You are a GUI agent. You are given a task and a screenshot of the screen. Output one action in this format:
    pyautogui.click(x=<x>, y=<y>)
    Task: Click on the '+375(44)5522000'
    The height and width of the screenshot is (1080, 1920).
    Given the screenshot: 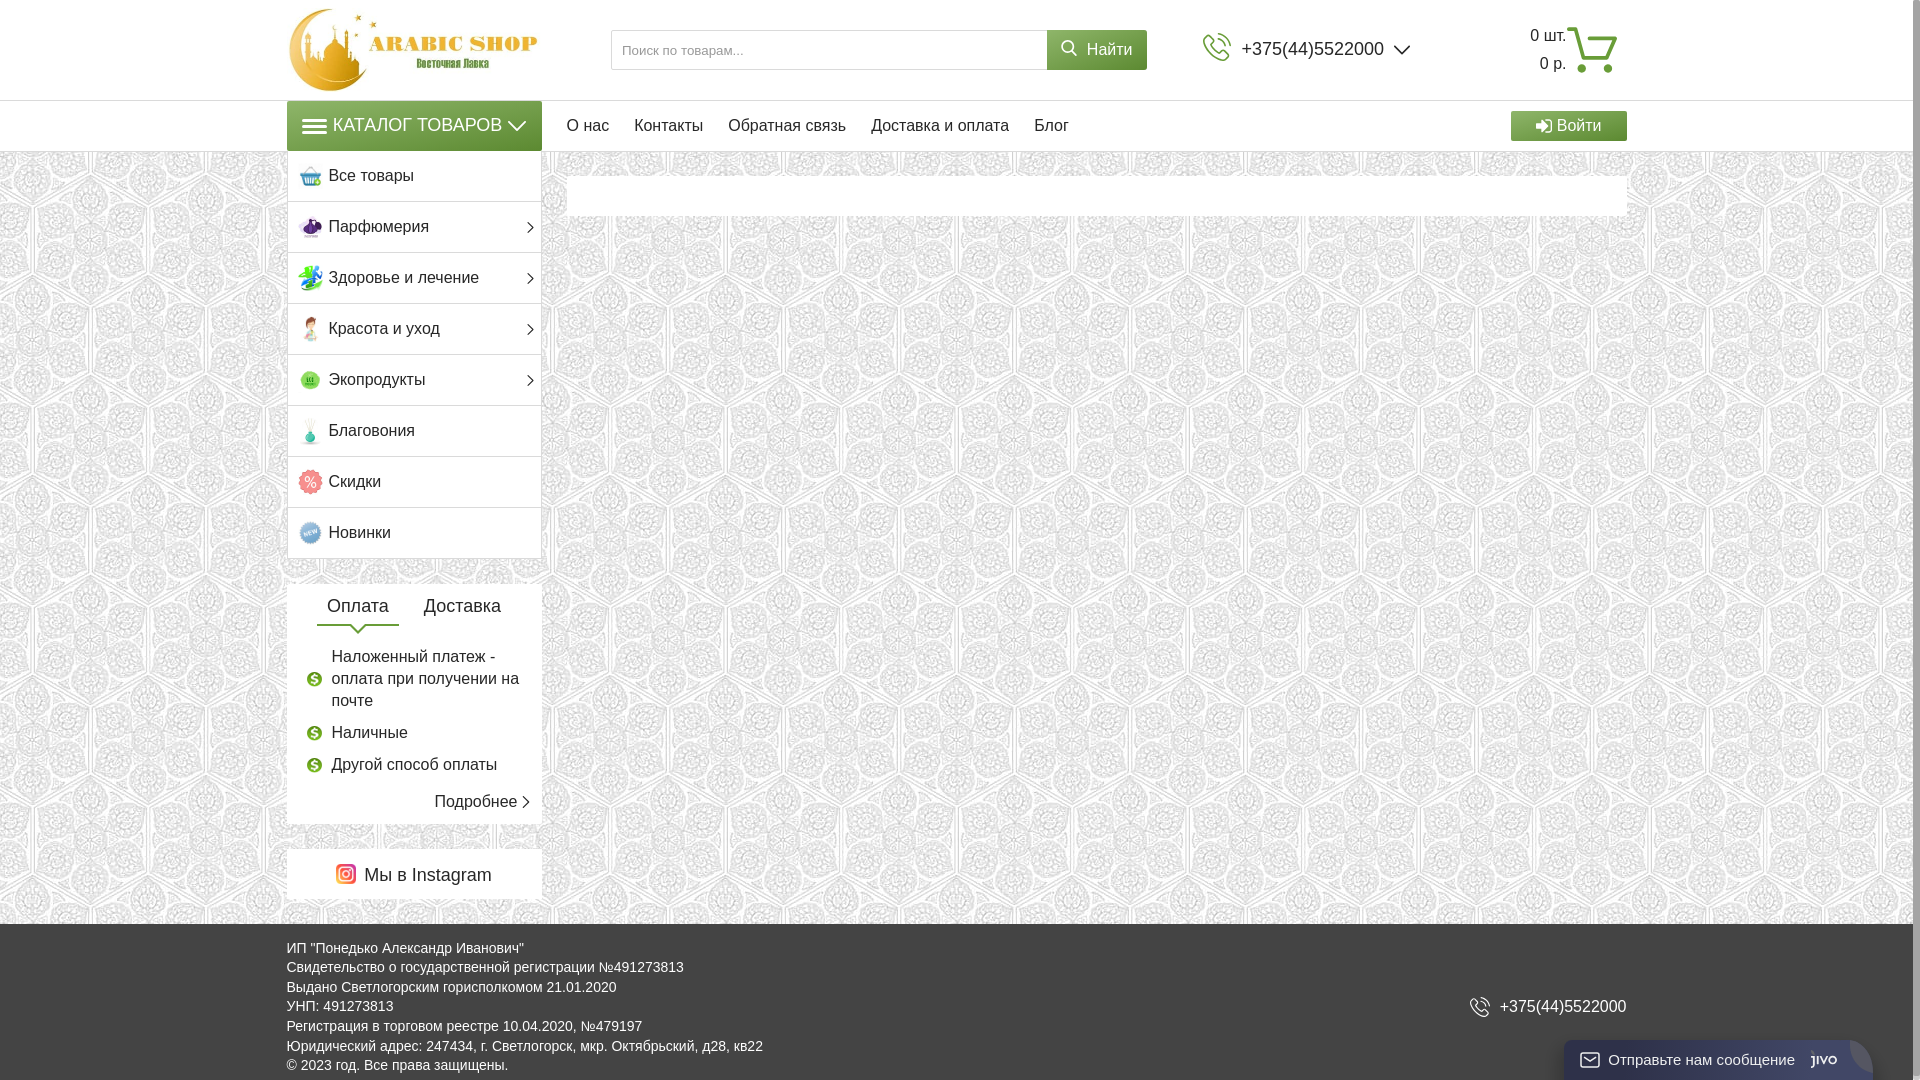 What is the action you would take?
    pyautogui.click(x=1312, y=48)
    